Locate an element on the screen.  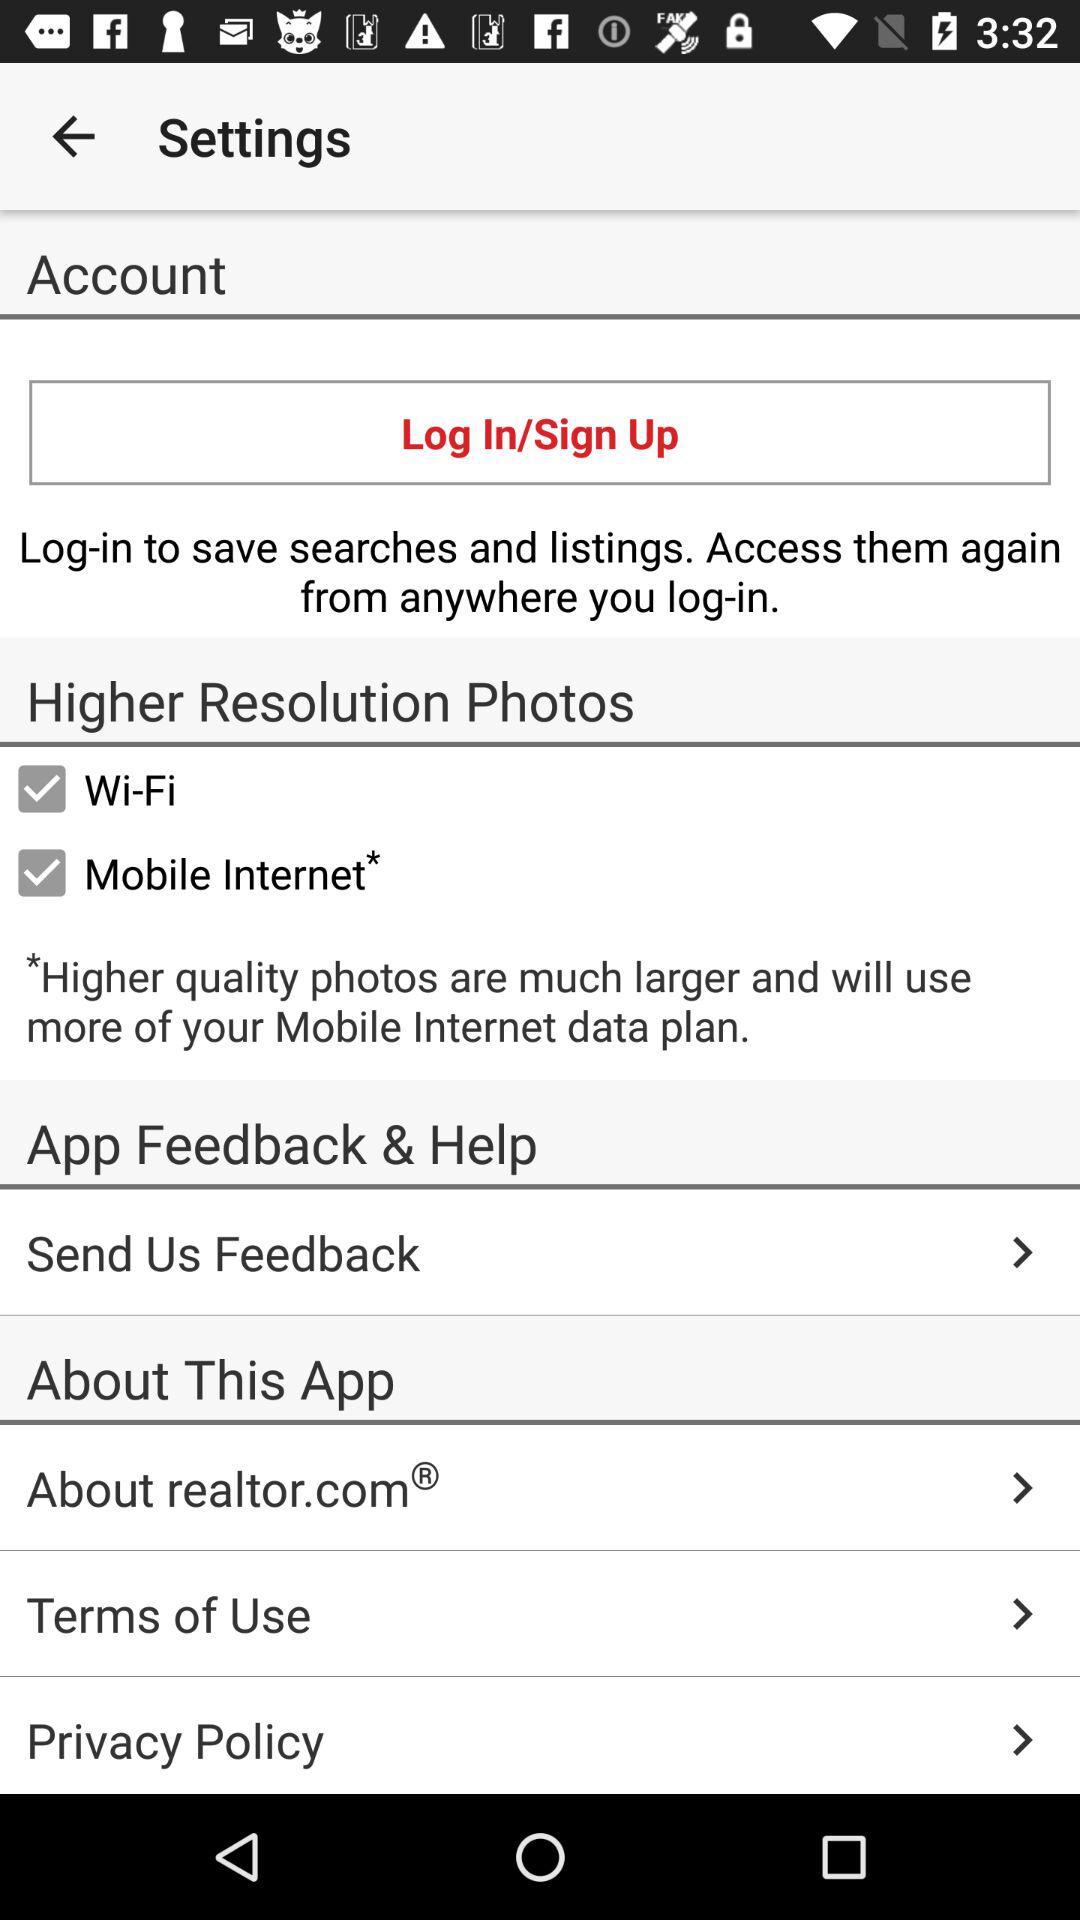
the item below terms of use item is located at coordinates (540, 1734).